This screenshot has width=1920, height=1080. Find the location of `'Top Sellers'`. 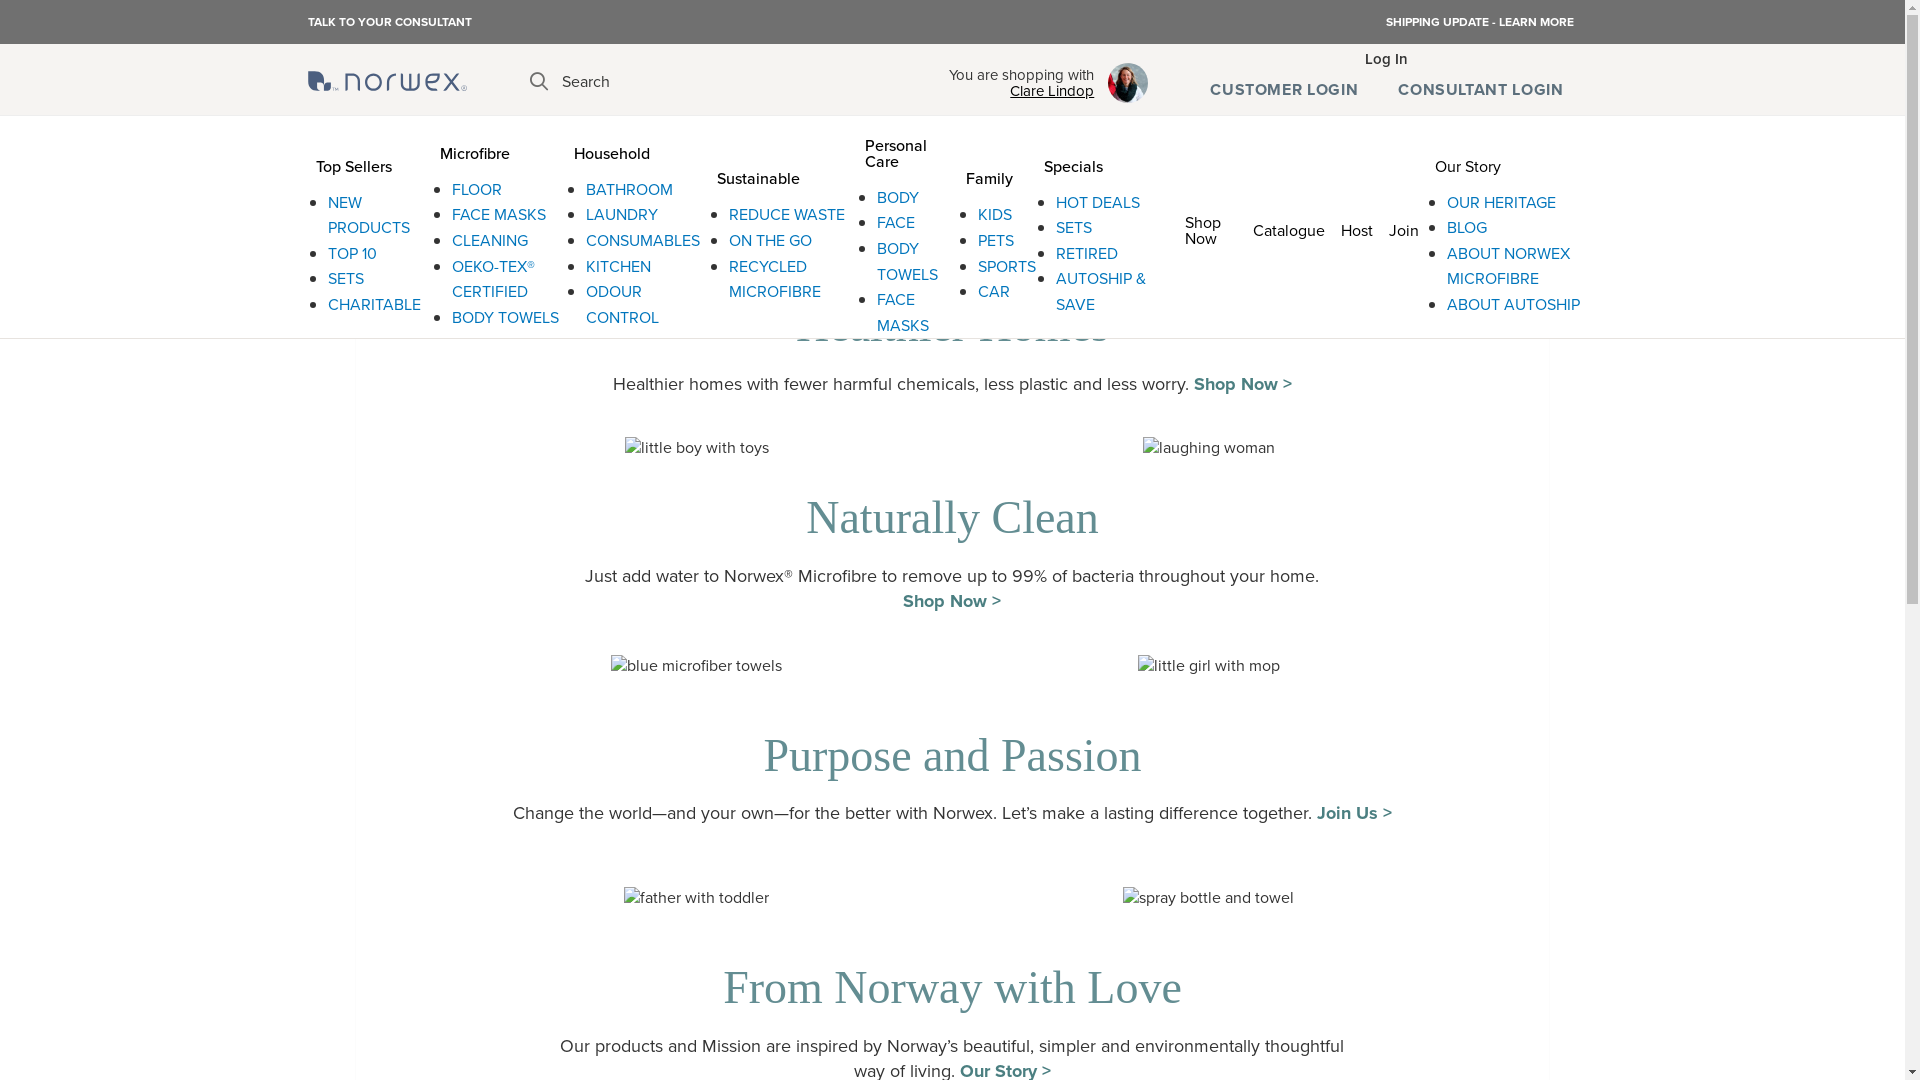

'Top Sellers' is located at coordinates (370, 162).